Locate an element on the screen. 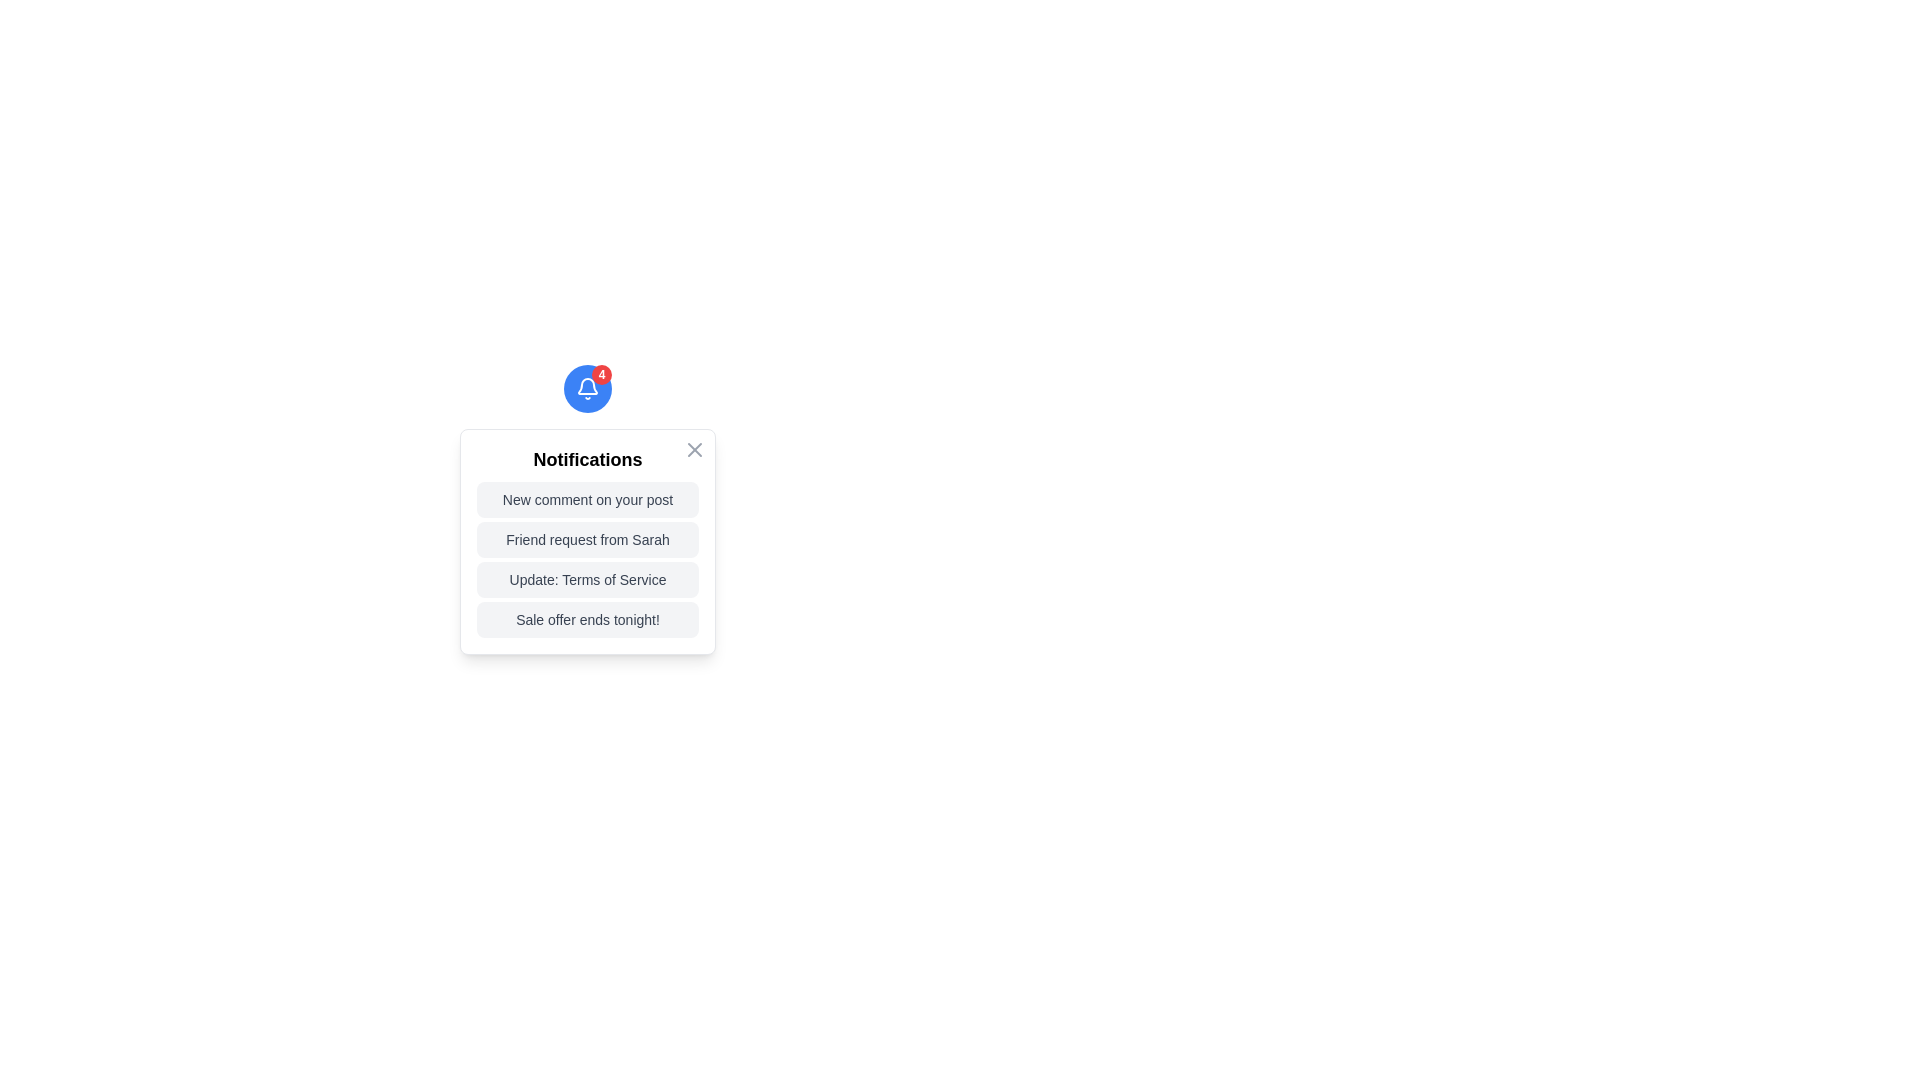 This screenshot has width=1920, height=1080. the circular blue button with a white bell icon and a red badge showing '4' is located at coordinates (587, 389).